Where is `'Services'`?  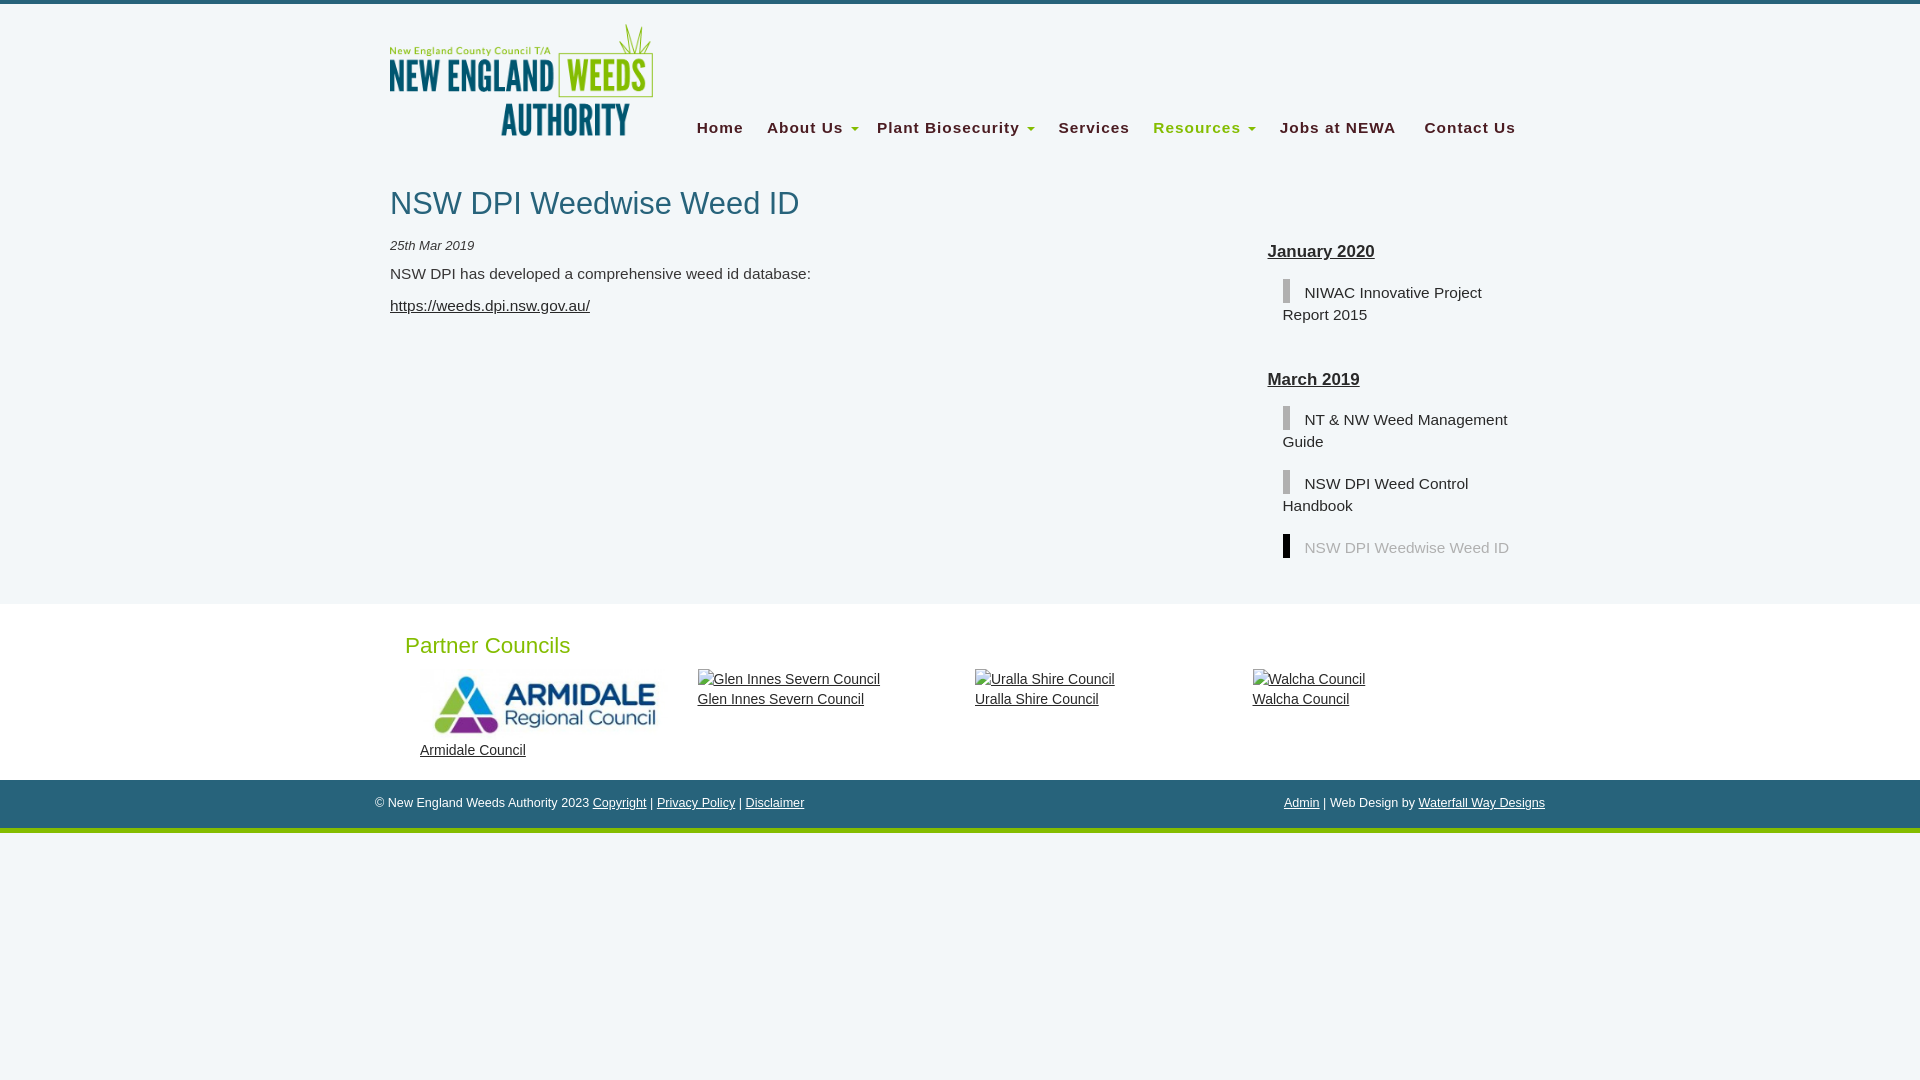 'Services' is located at coordinates (1093, 127).